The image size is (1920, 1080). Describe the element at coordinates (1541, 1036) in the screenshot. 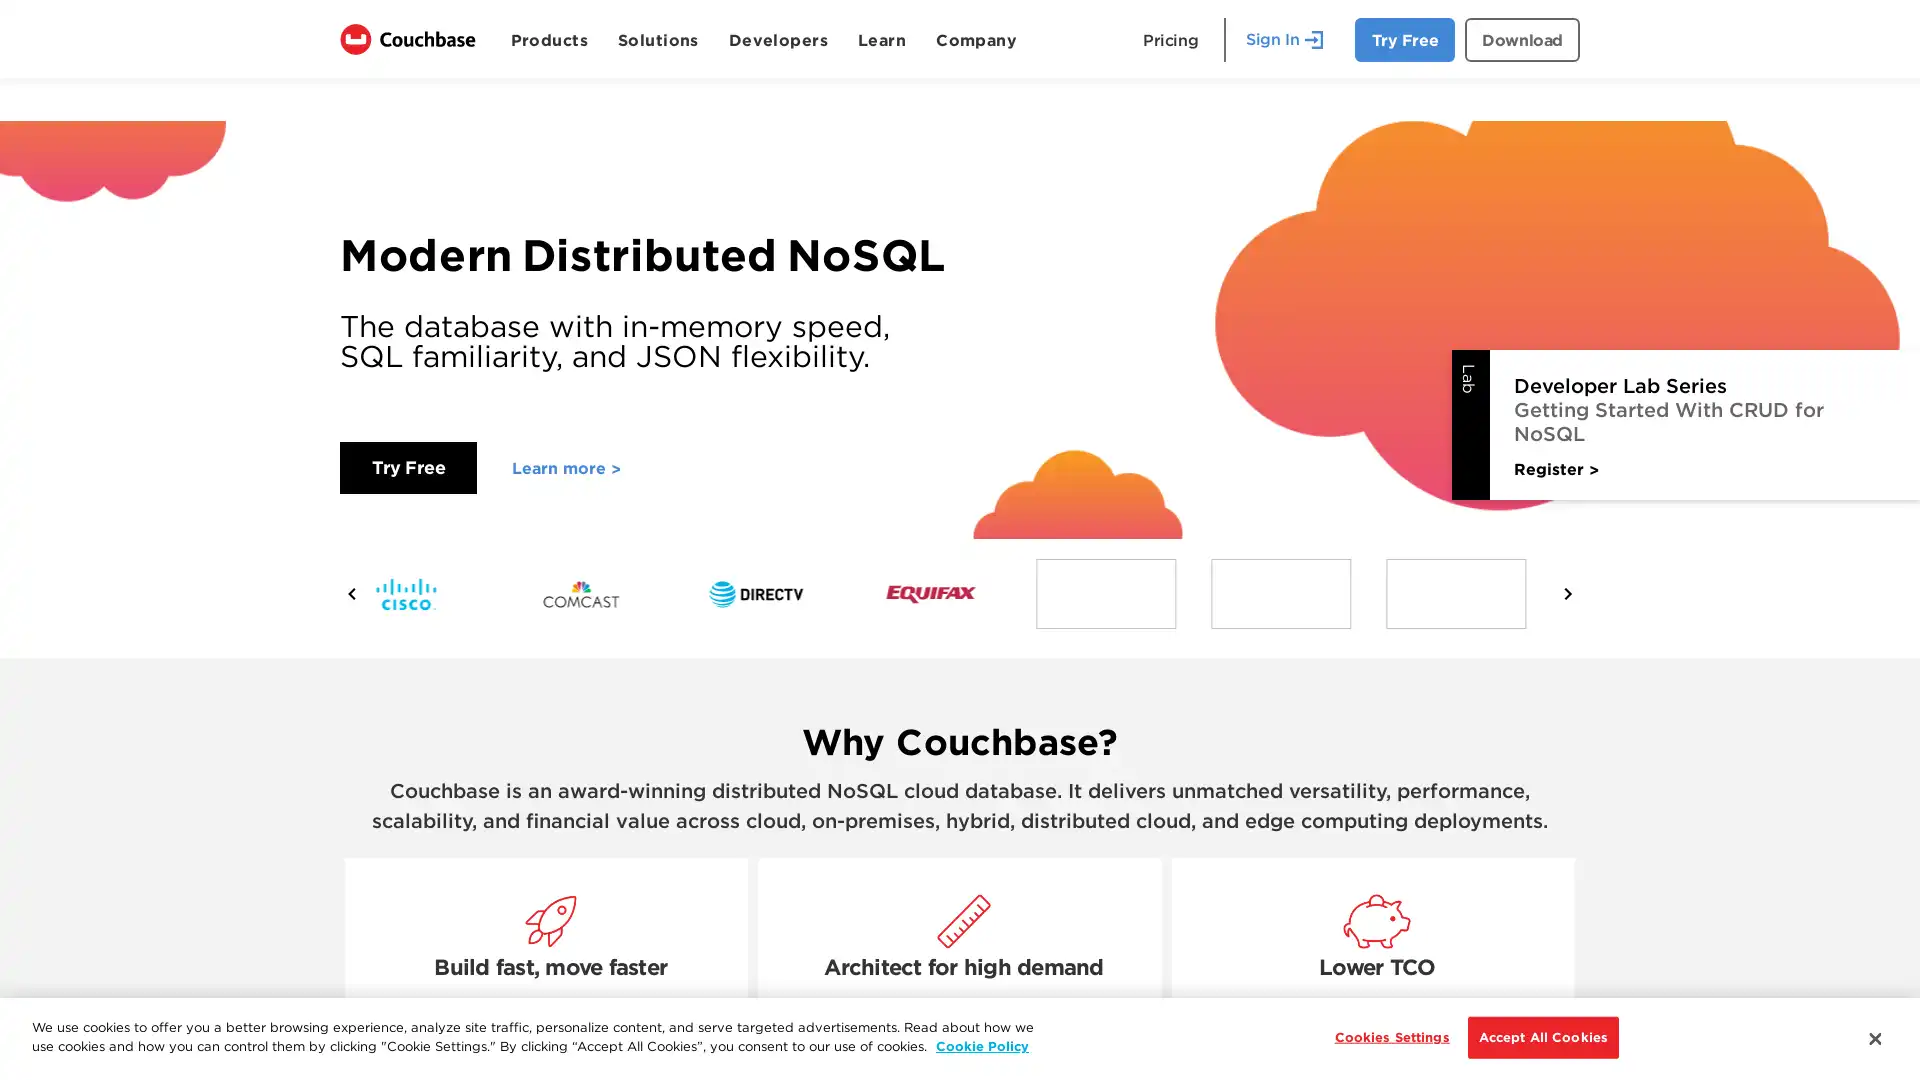

I see `Accept All Cookies` at that location.